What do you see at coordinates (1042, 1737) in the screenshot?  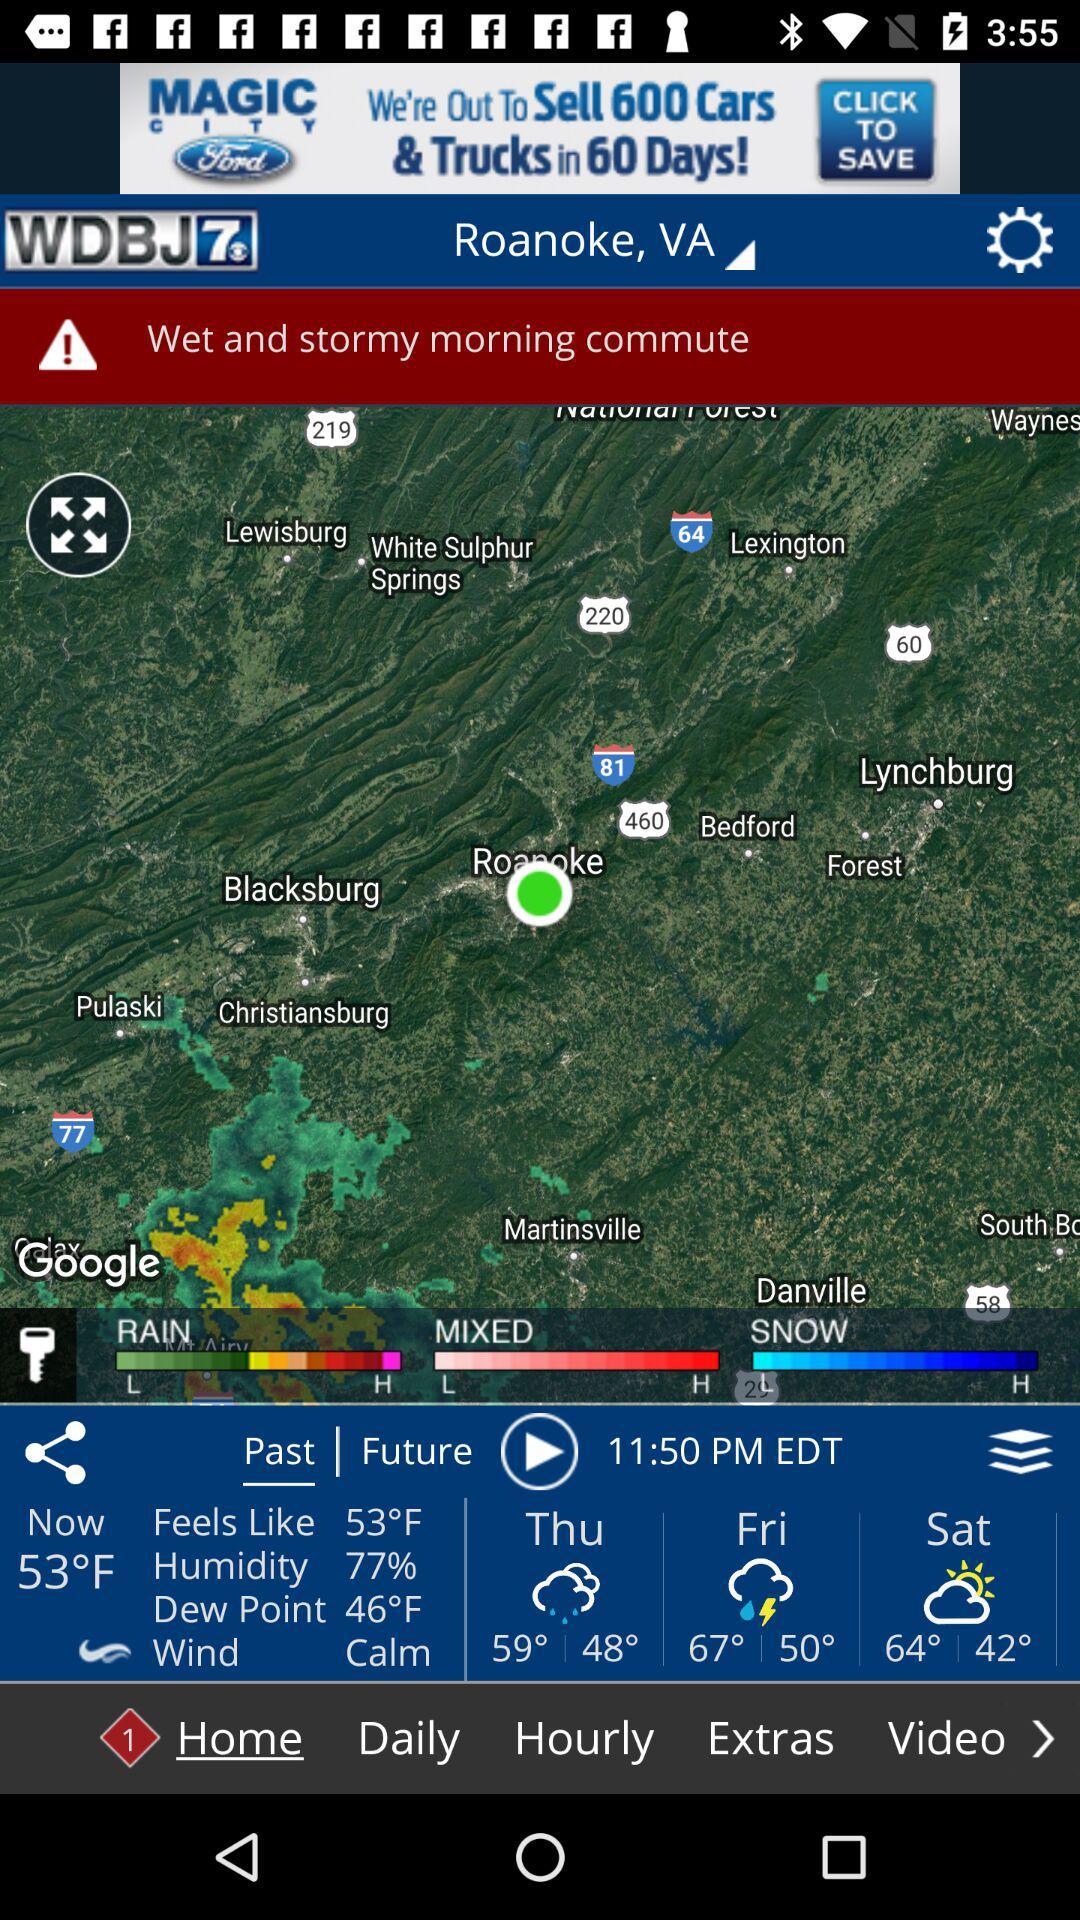 I see `the arrow_forward icon` at bounding box center [1042, 1737].